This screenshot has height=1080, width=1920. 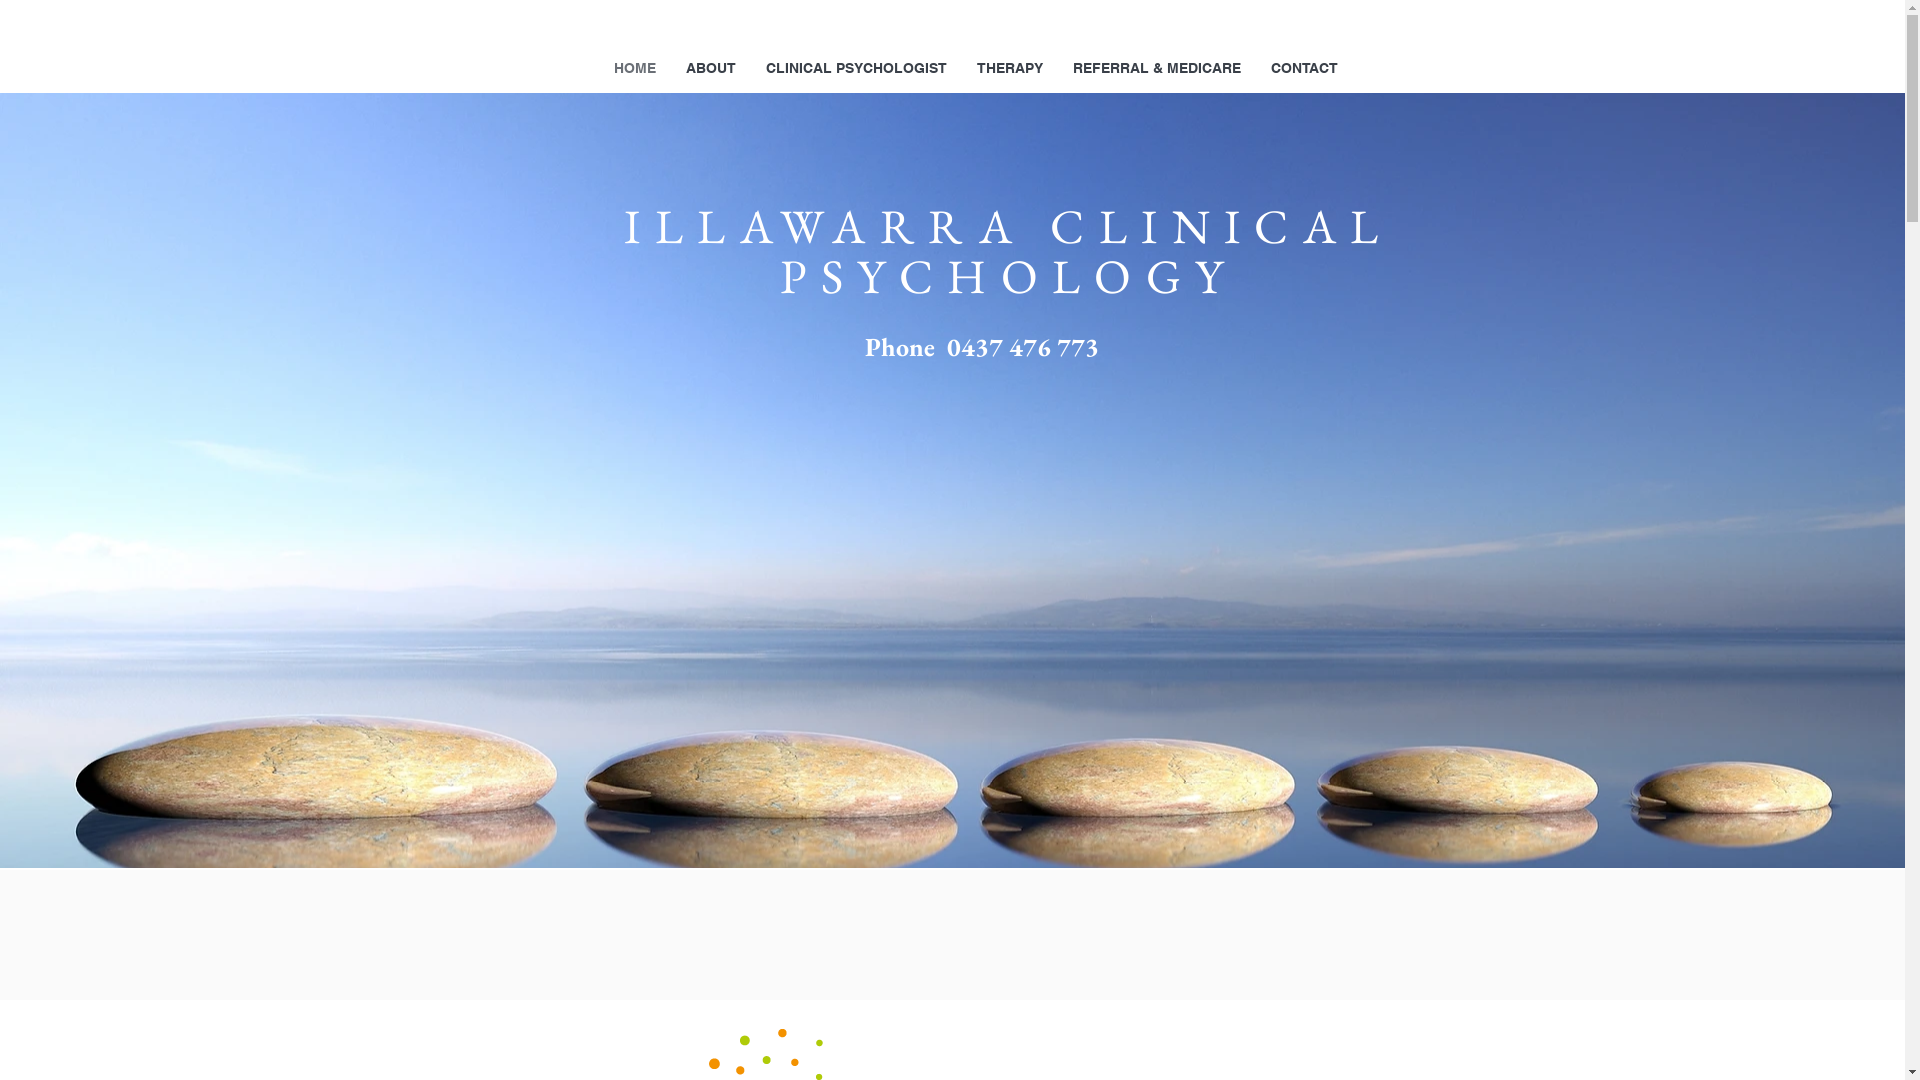 I want to click on 'THERAPY', so click(x=1009, y=67).